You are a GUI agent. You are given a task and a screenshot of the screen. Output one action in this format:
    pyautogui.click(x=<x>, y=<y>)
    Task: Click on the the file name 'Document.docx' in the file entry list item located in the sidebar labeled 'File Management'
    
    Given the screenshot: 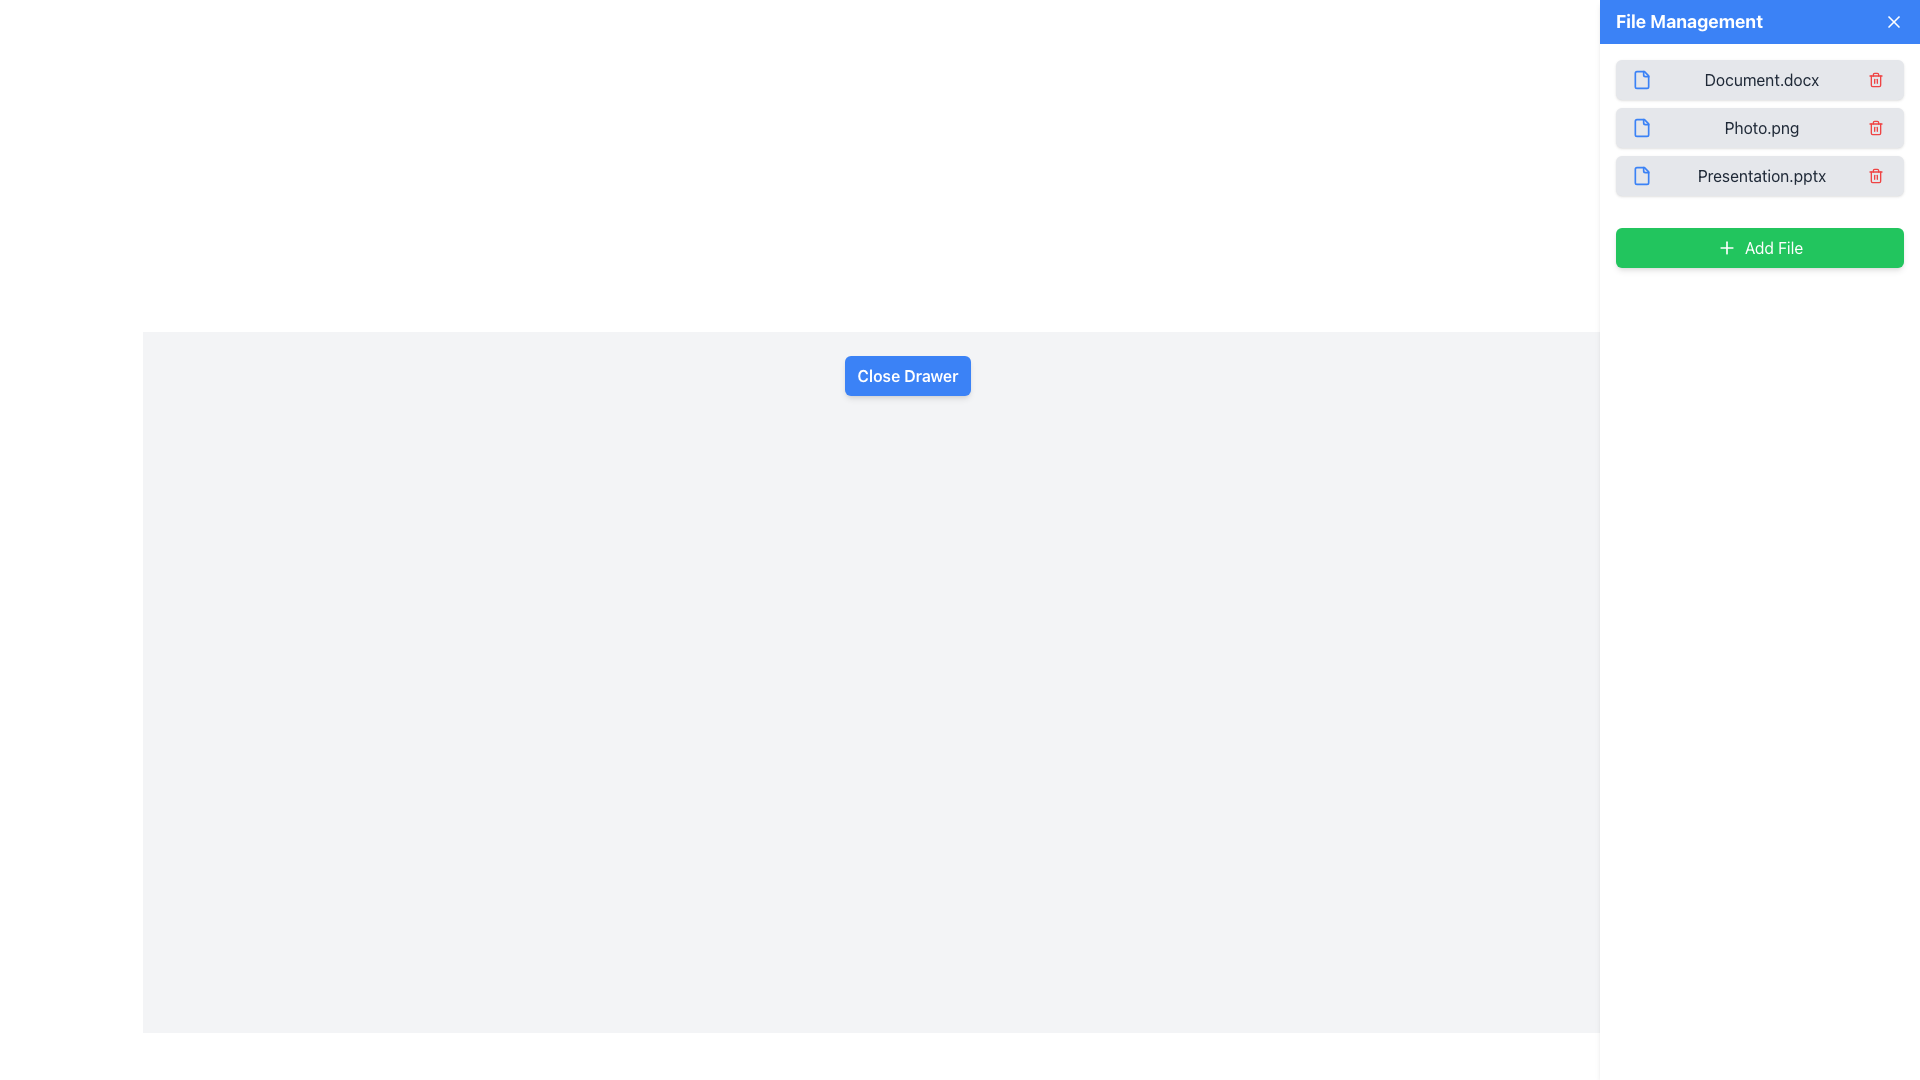 What is the action you would take?
    pyautogui.click(x=1760, y=79)
    